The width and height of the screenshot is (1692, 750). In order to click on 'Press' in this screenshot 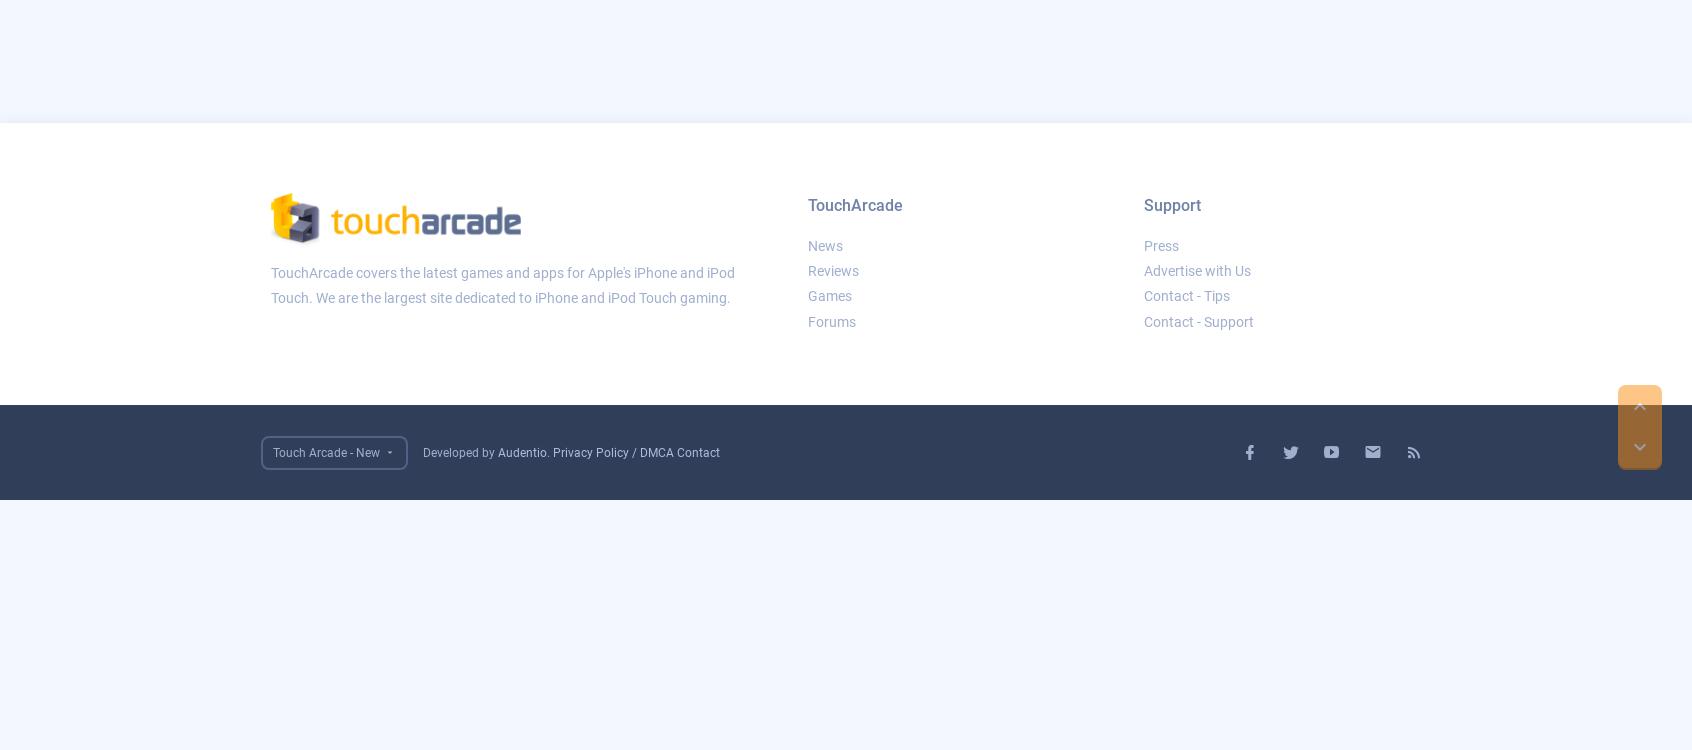, I will do `click(1142, 244)`.